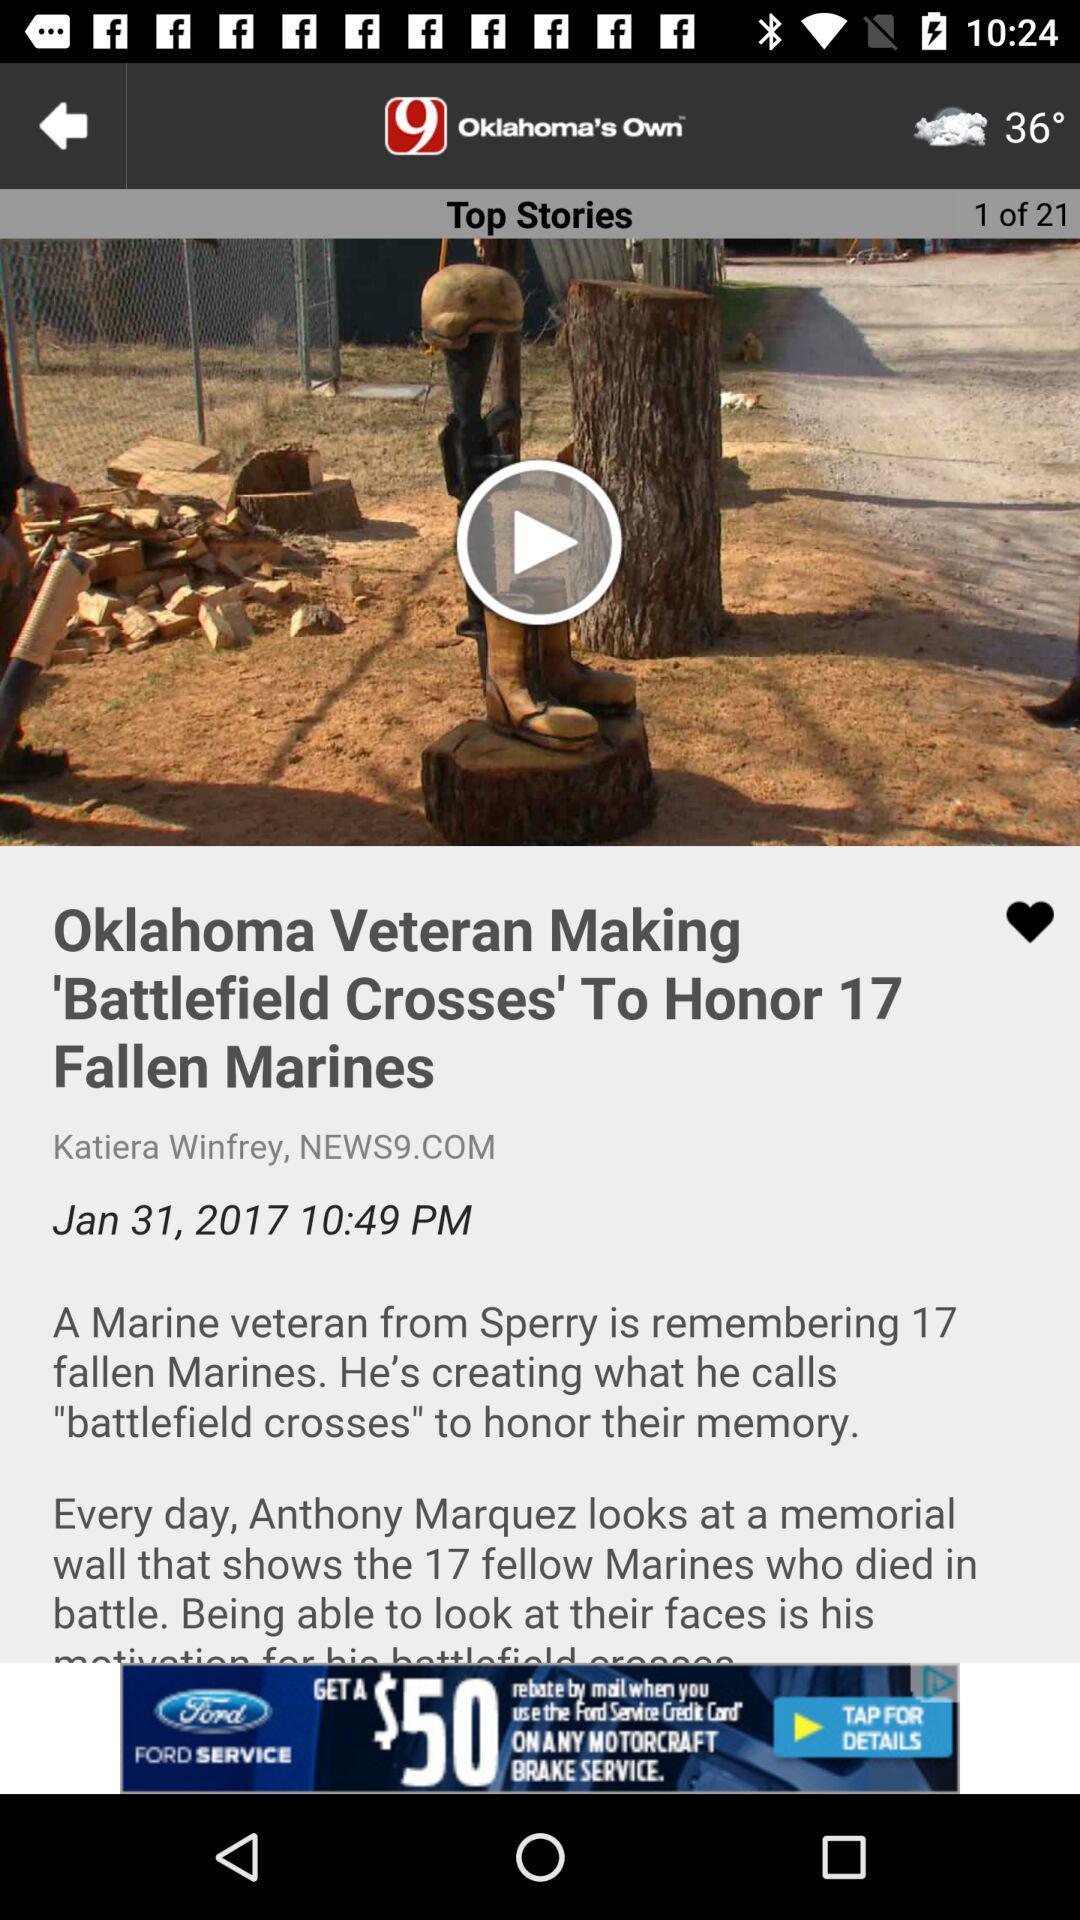  I want to click on article to favorites, so click(1017, 921).